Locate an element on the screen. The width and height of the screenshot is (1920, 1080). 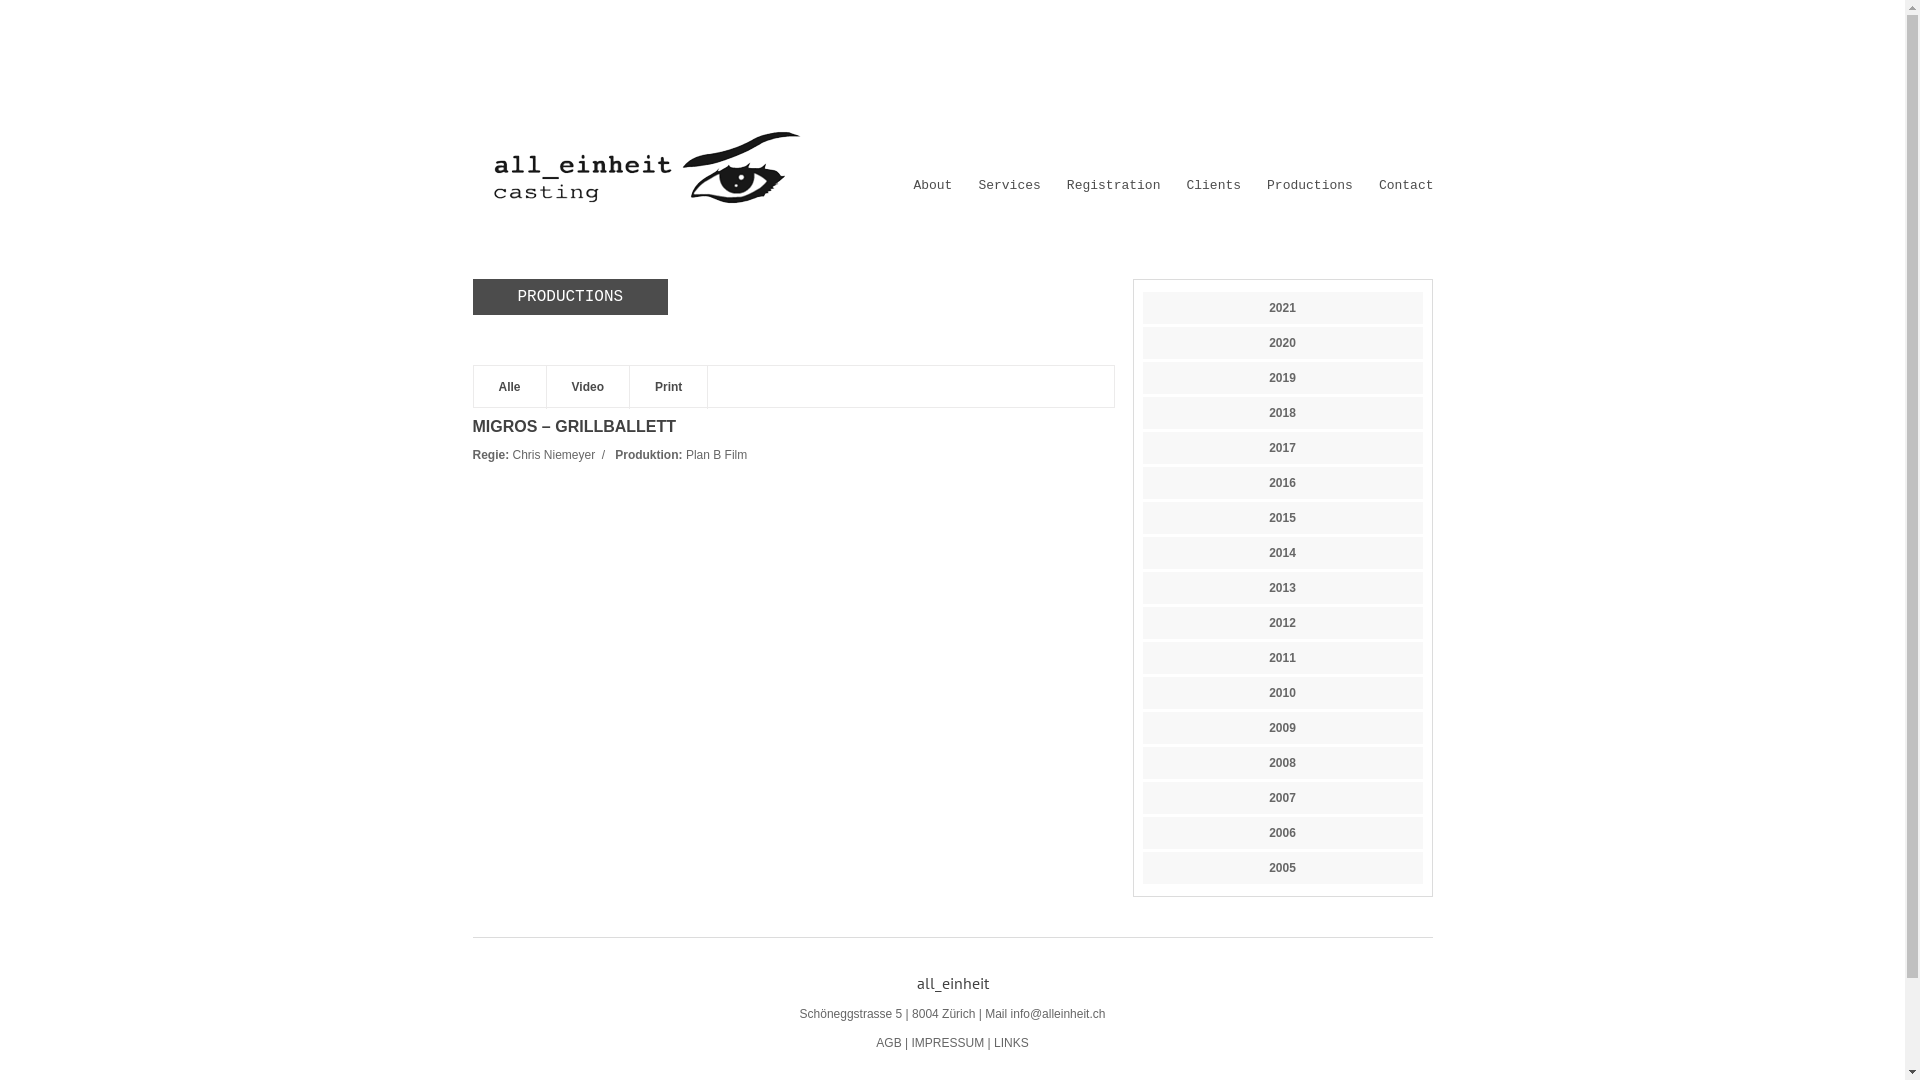
'2005' is located at coordinates (1281, 866).